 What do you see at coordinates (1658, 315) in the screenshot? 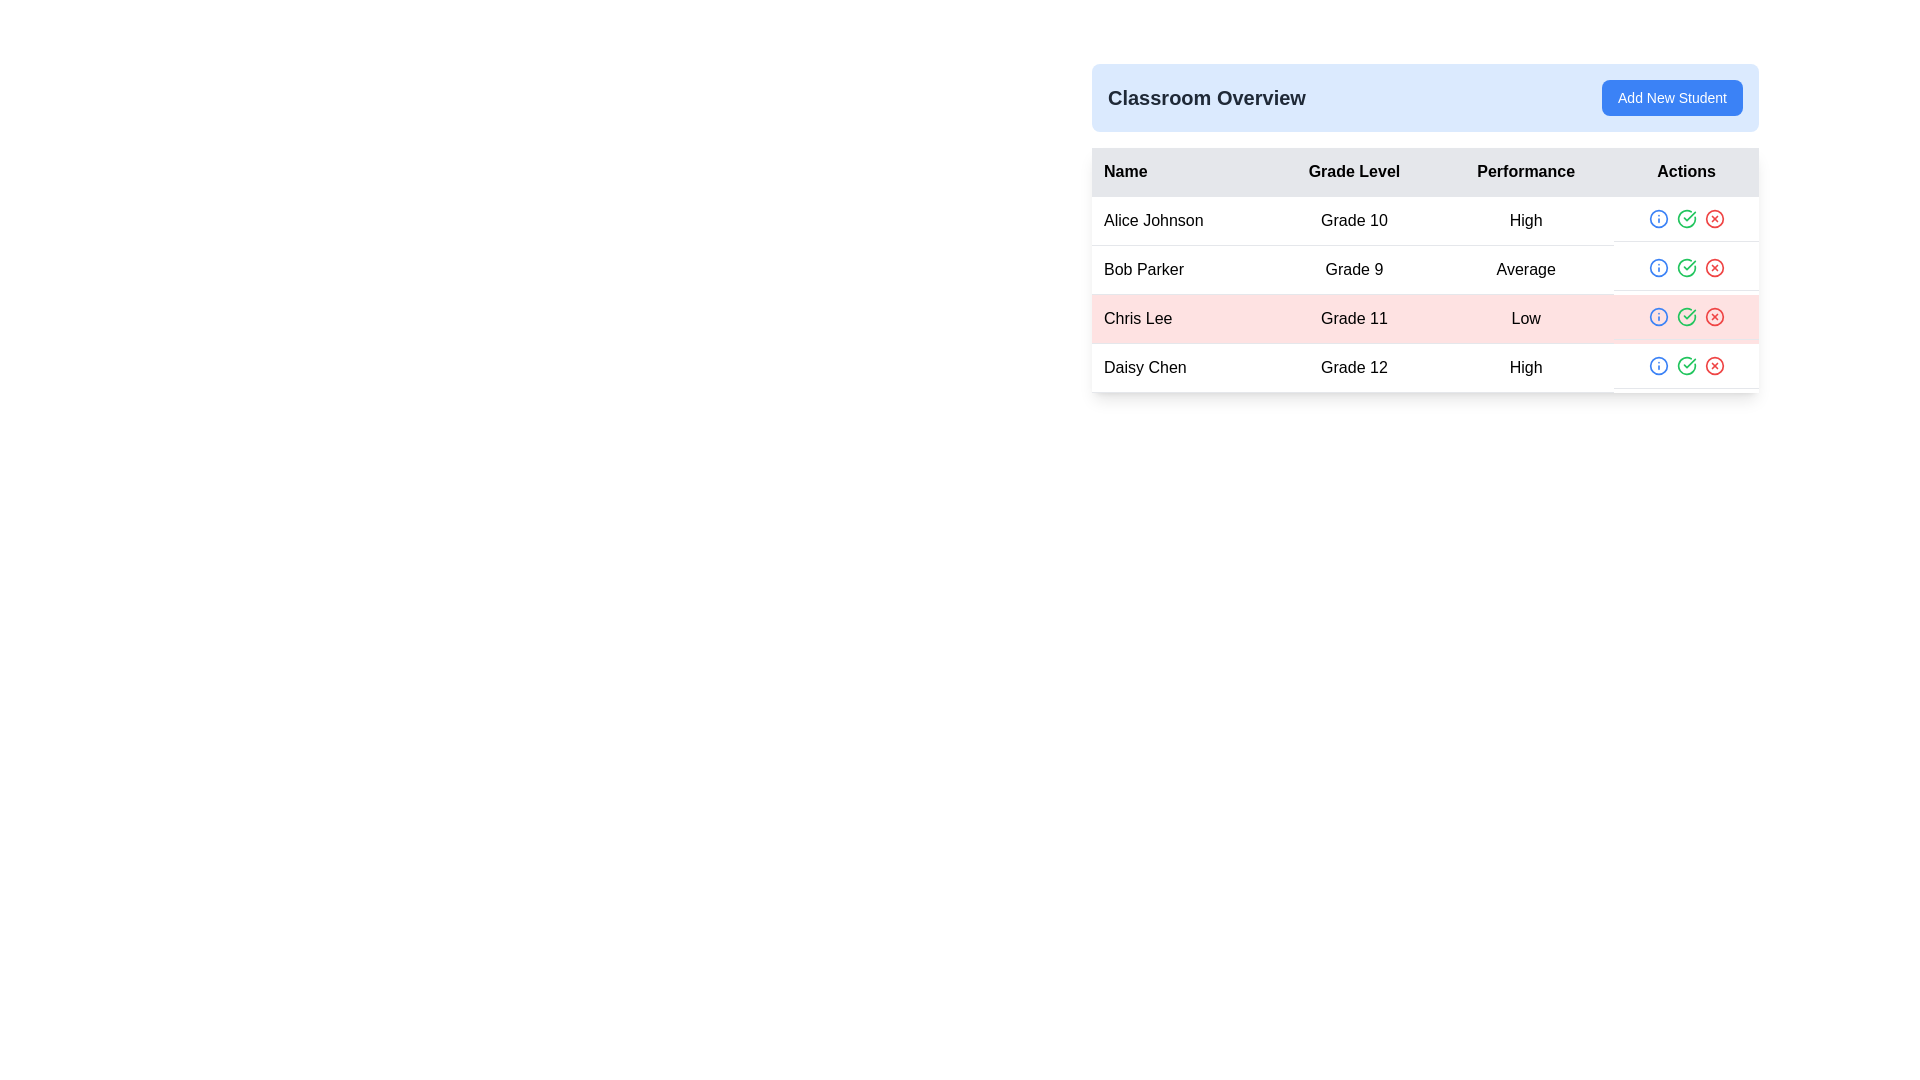
I see `the central part of the 'info' icon within the 'Actions' column for 'Chris Lee'` at bounding box center [1658, 315].